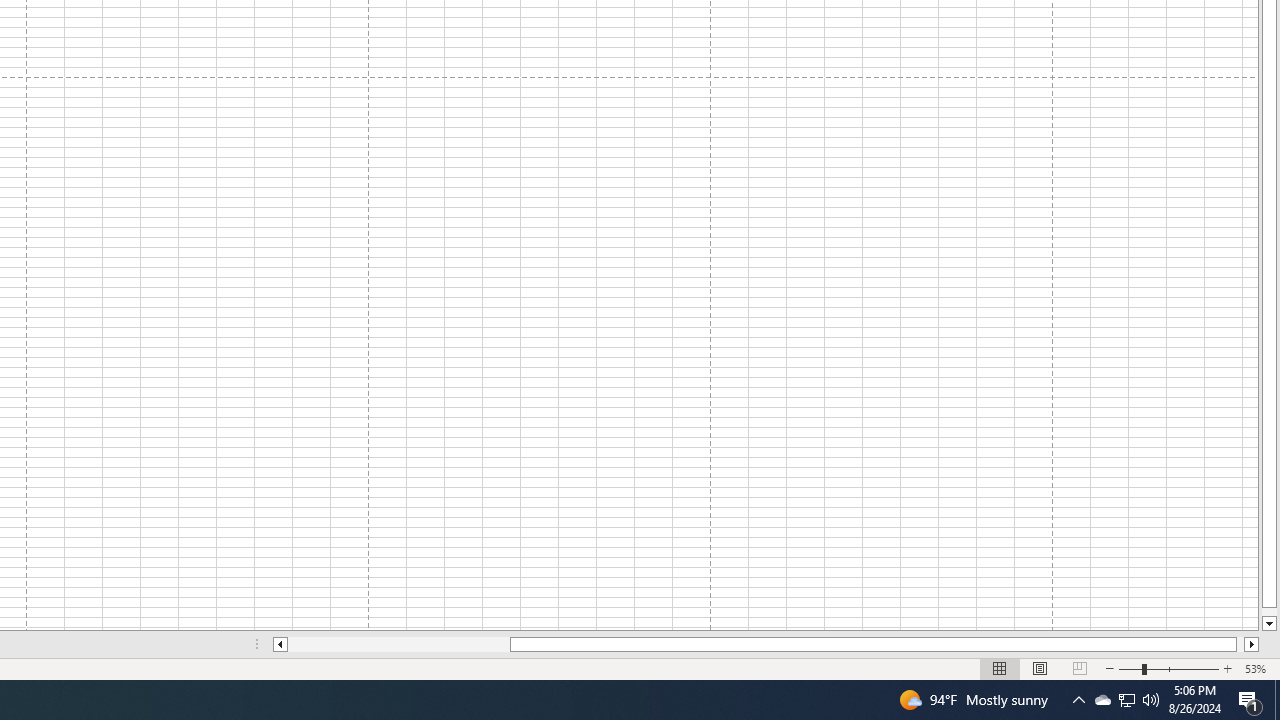  Describe the element at coordinates (1040, 669) in the screenshot. I see `'Page Layout'` at that location.